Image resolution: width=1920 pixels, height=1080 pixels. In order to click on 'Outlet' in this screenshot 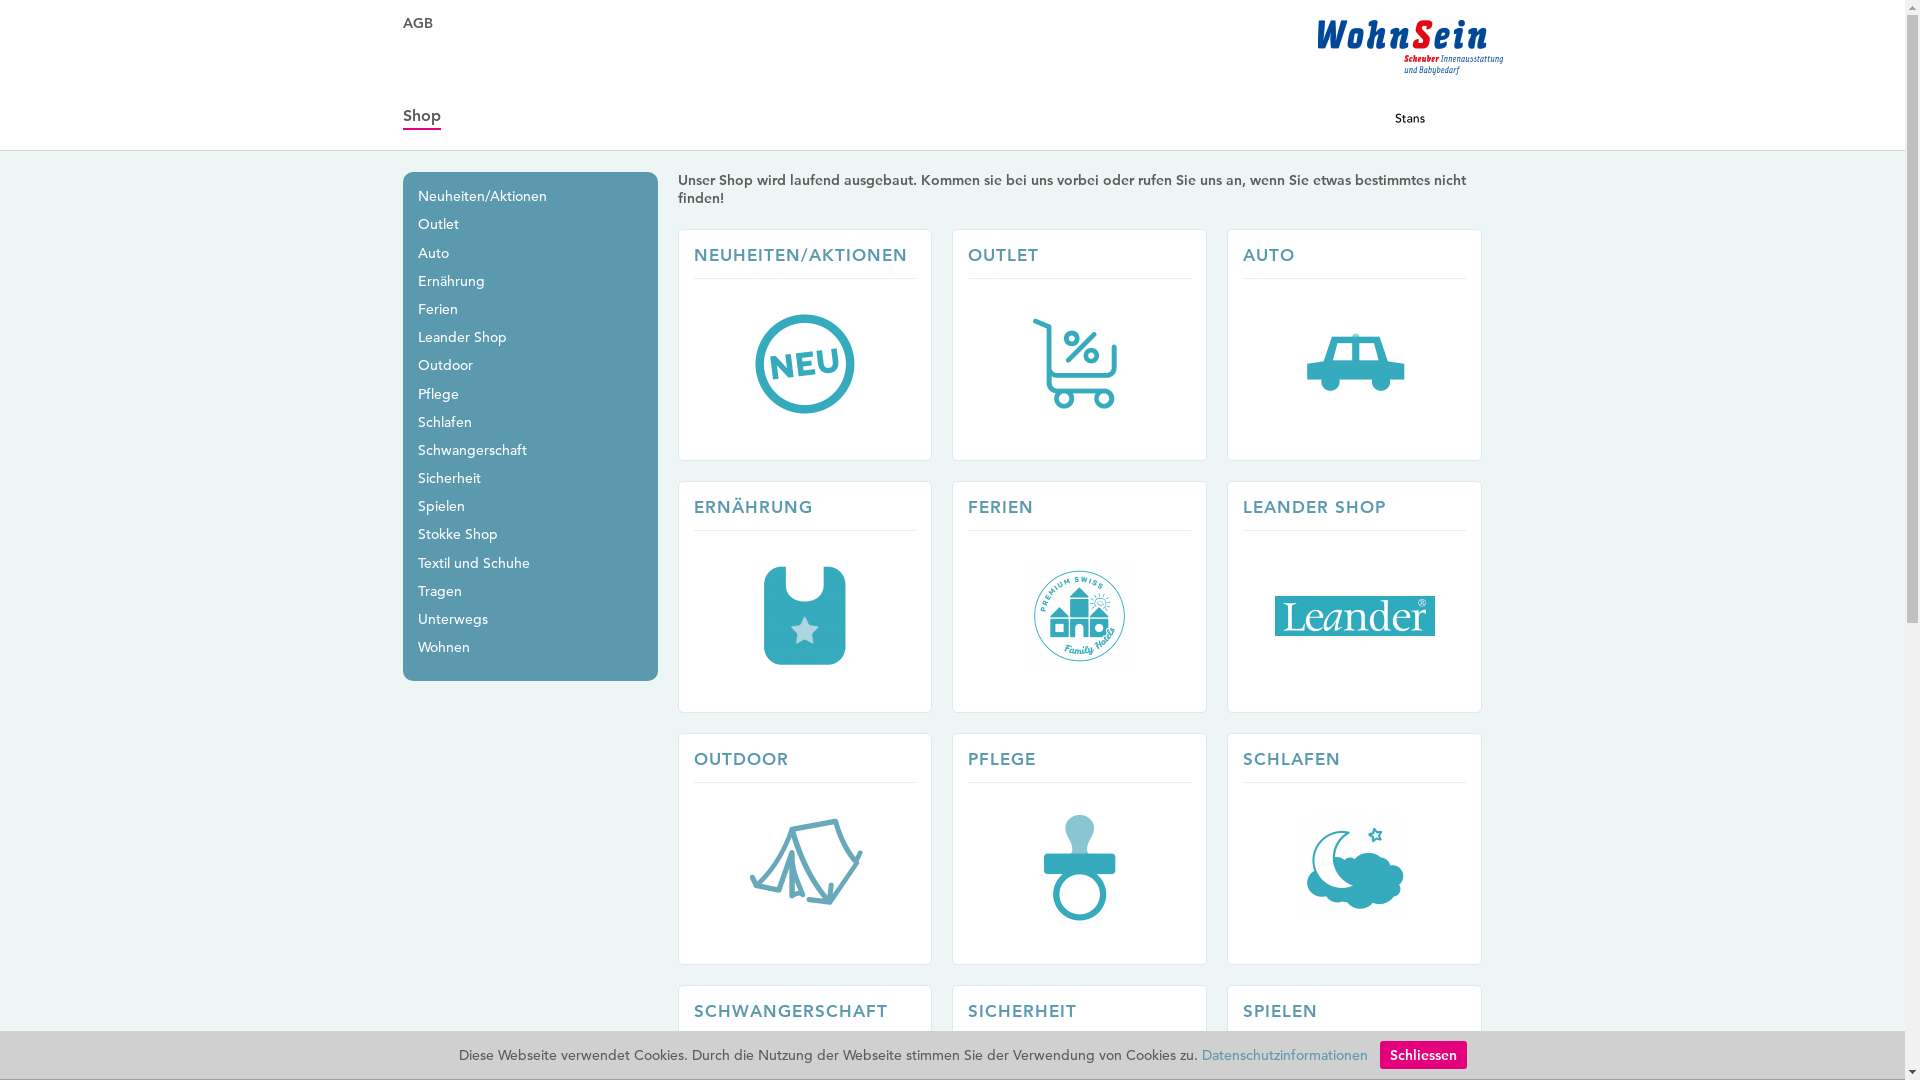, I will do `click(437, 223)`.